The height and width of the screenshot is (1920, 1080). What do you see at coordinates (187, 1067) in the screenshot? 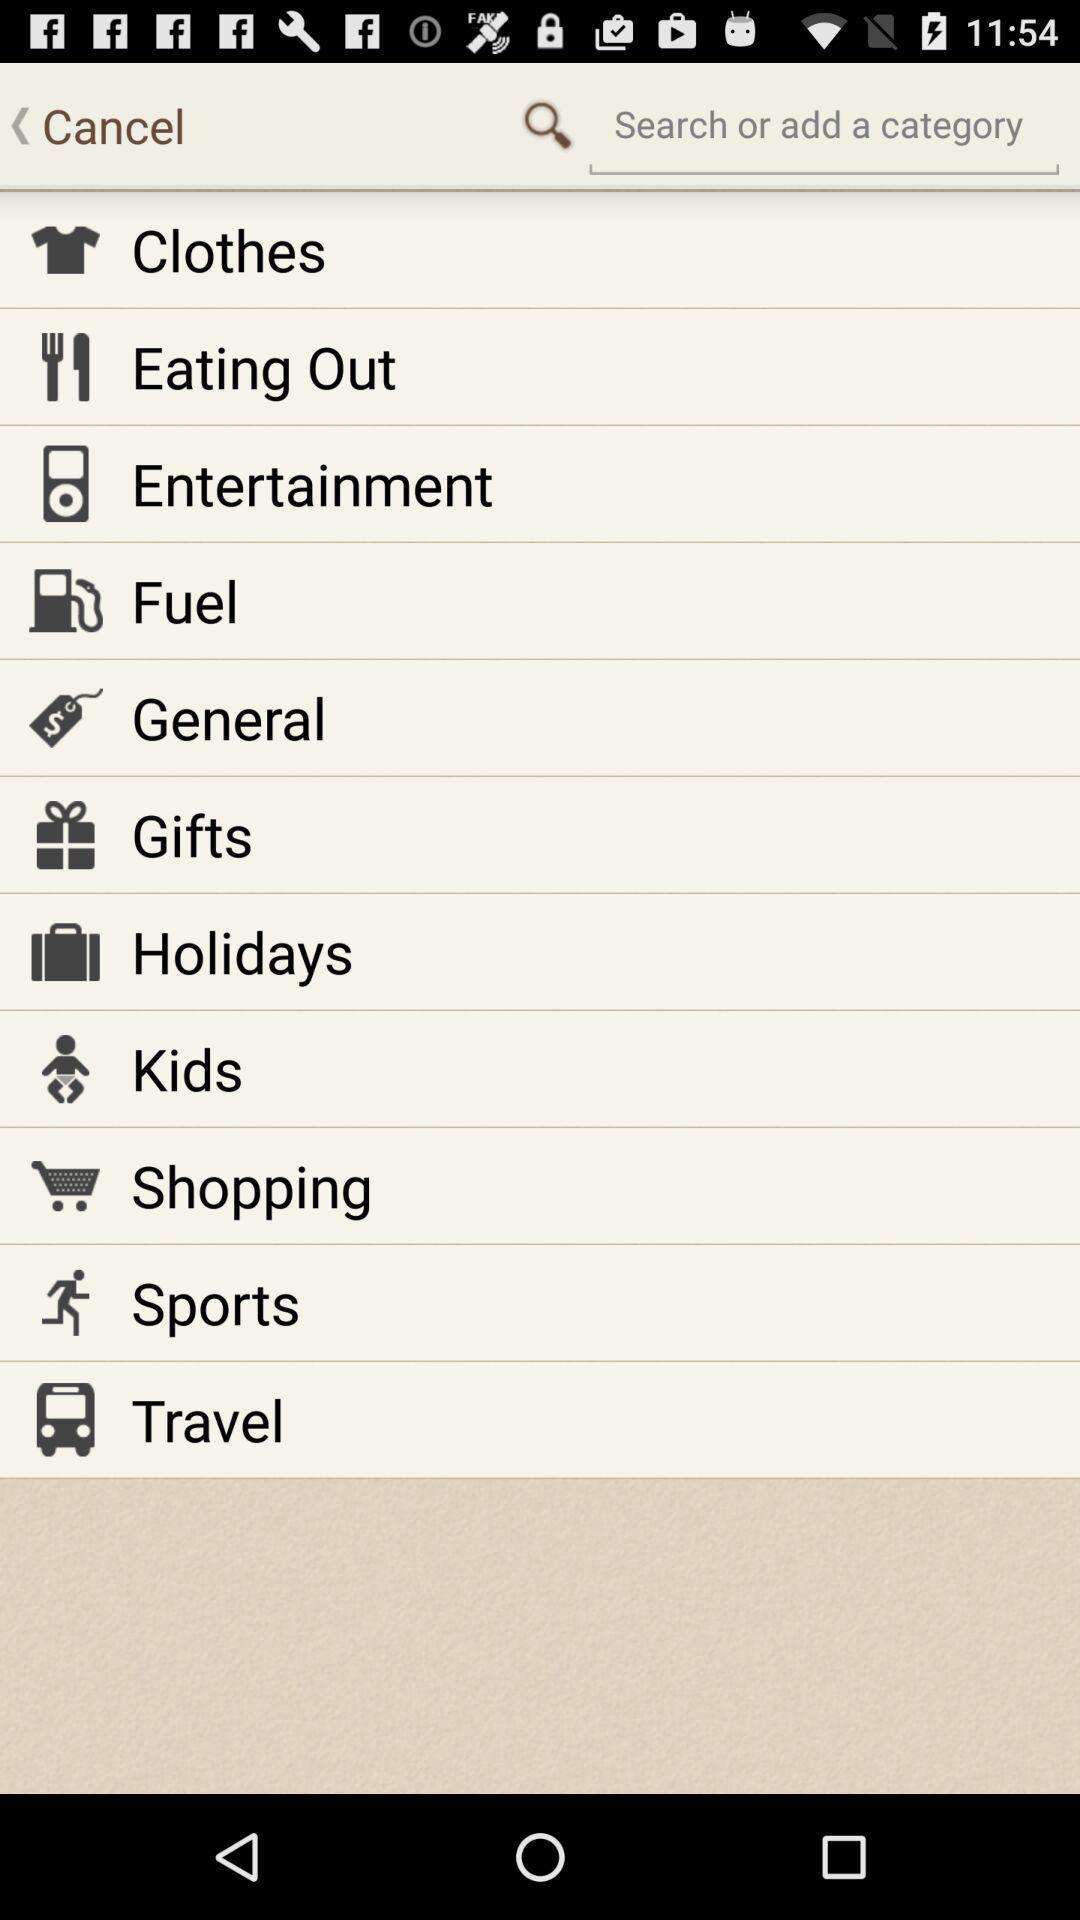
I see `kids item` at bounding box center [187, 1067].